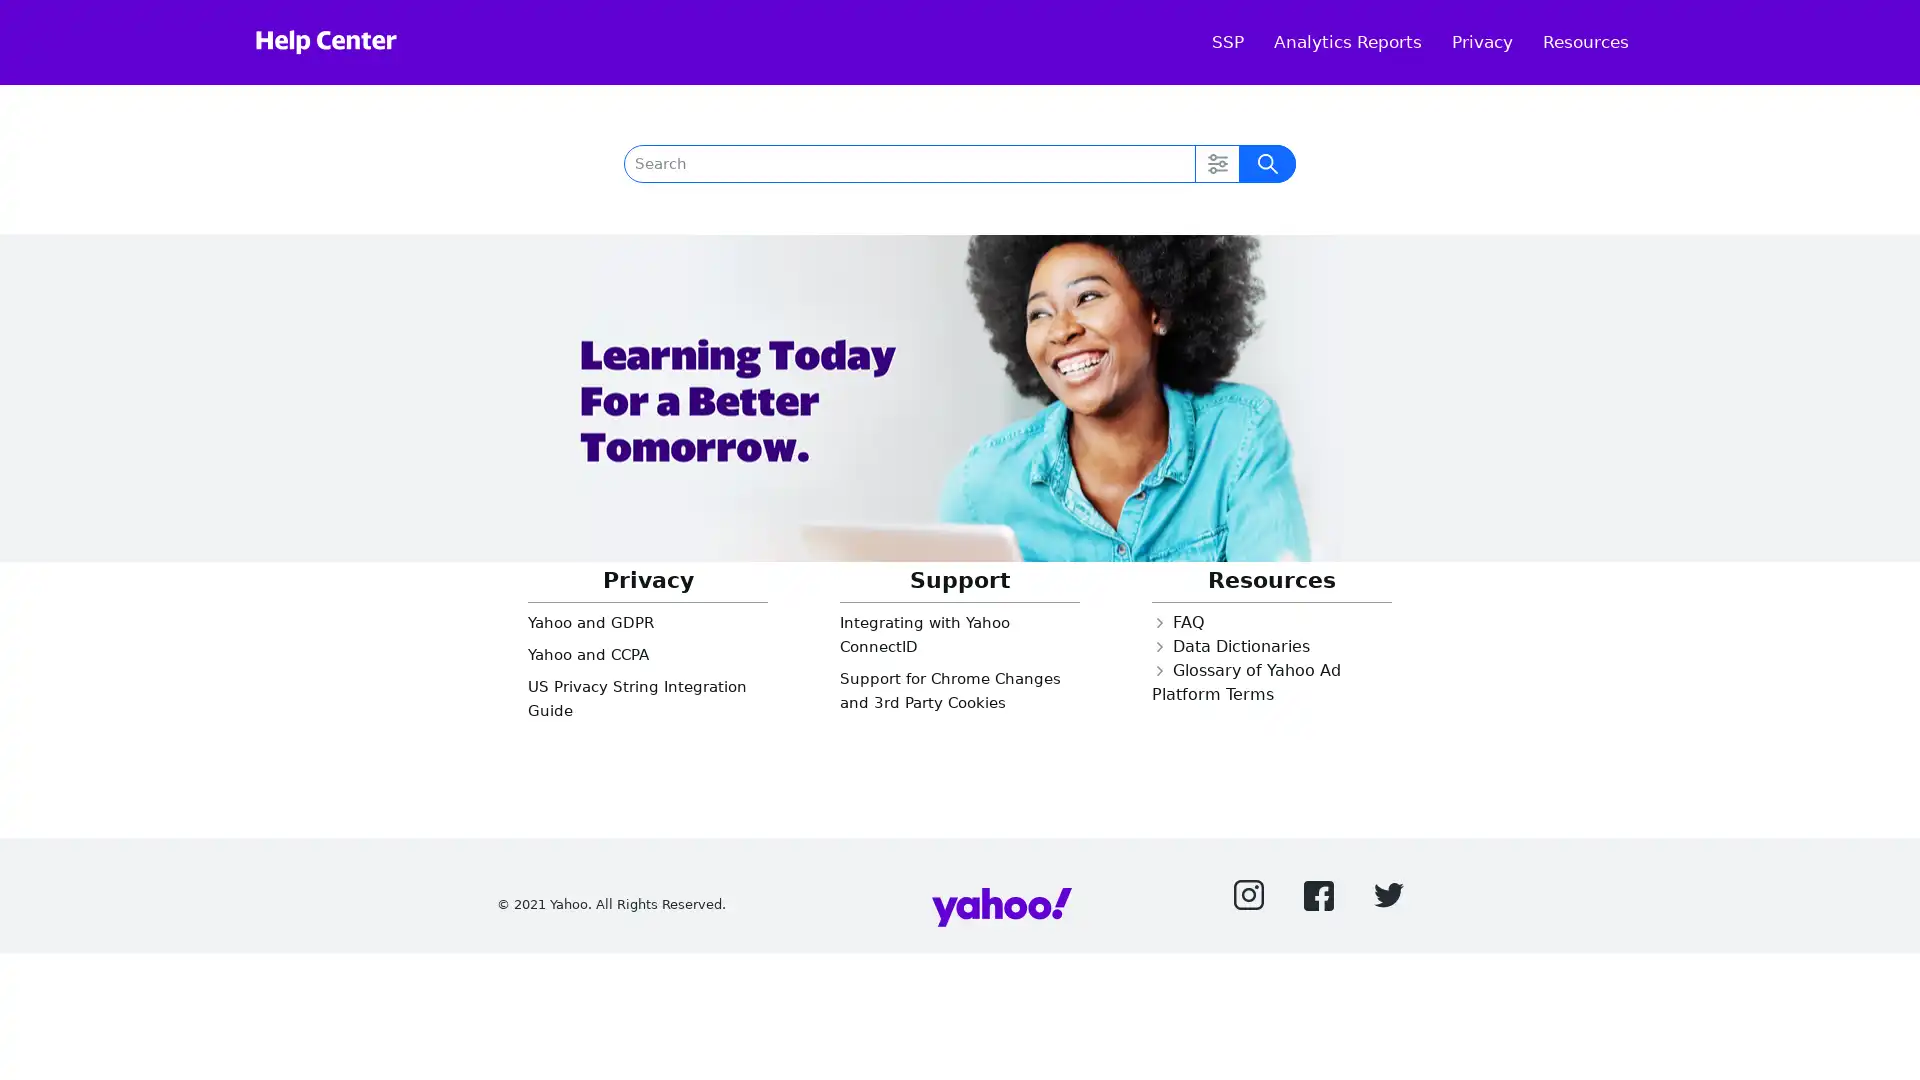 Image resolution: width=1920 pixels, height=1080 pixels. What do you see at coordinates (1178, 621) in the screenshot?
I see `Closed FAQ` at bounding box center [1178, 621].